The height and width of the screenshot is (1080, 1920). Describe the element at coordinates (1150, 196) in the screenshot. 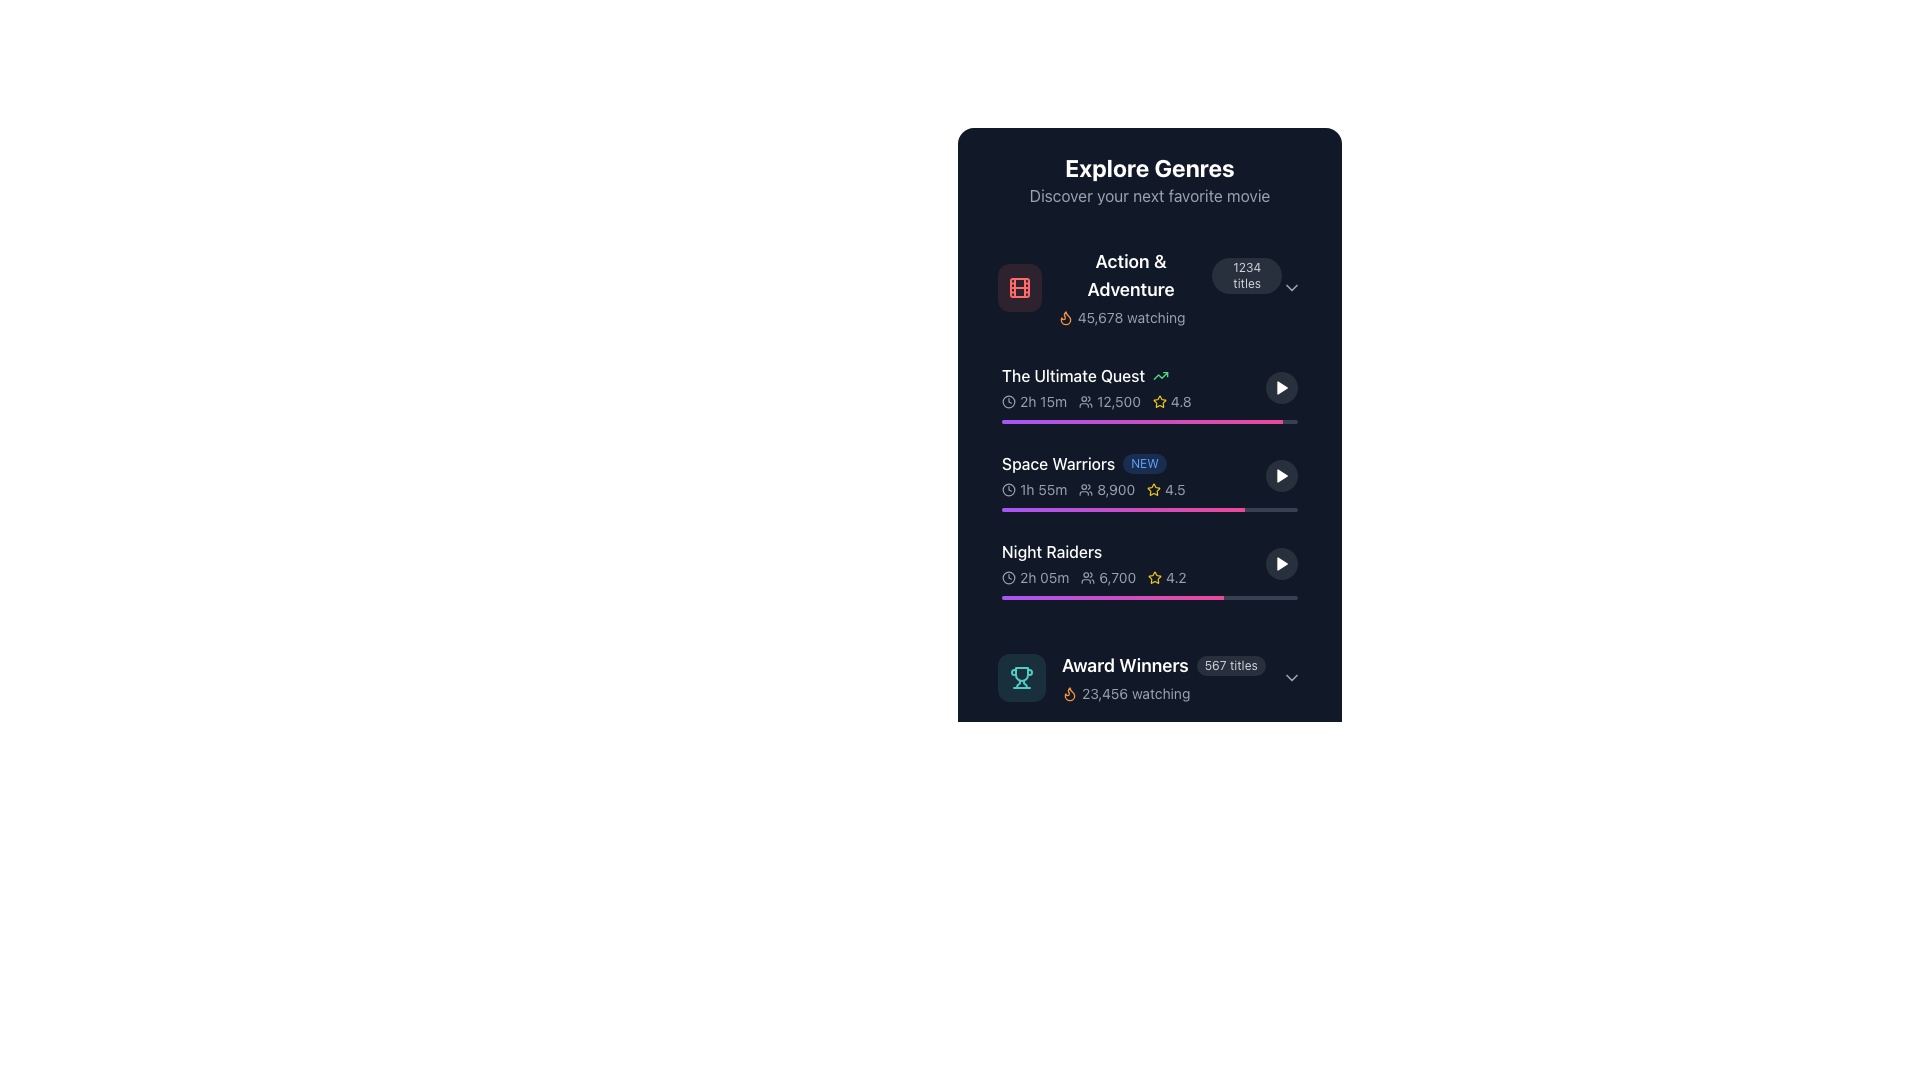

I see `the text label that encourages users` at that location.